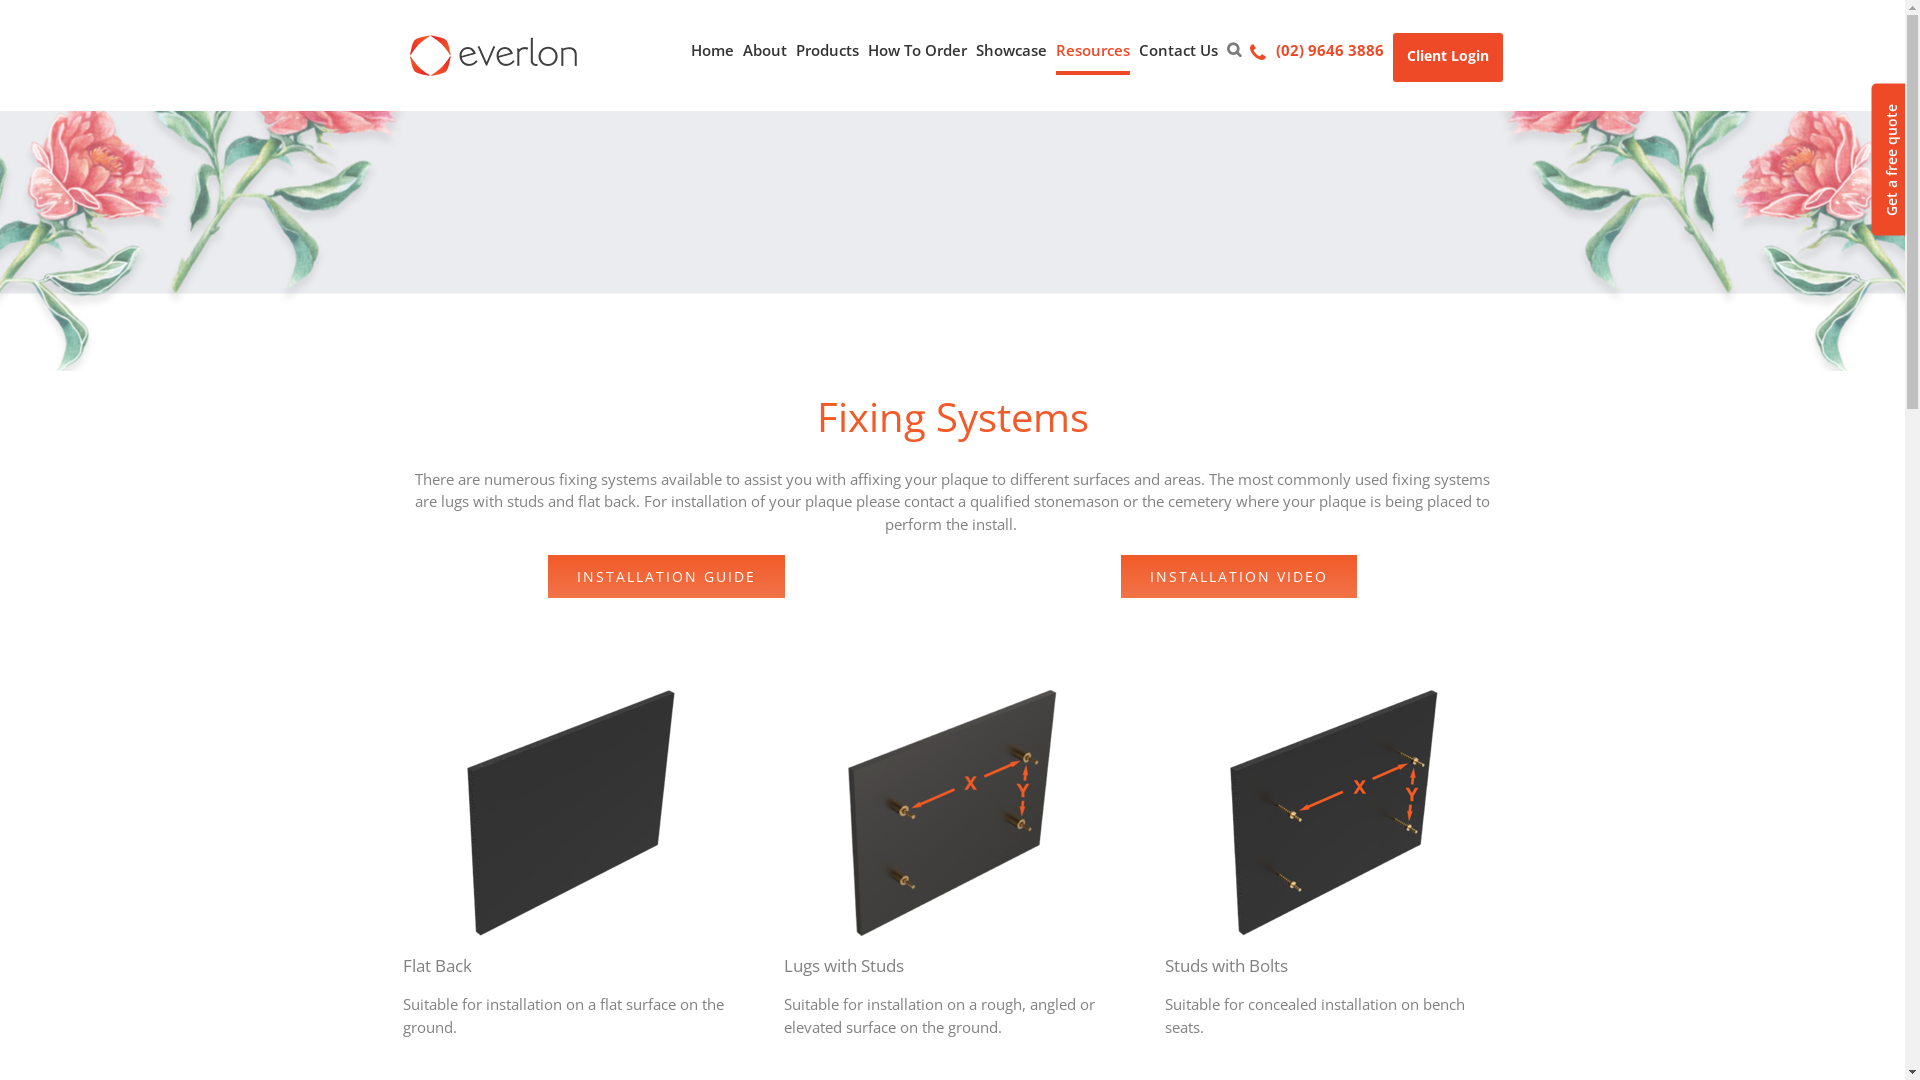 Image resolution: width=1920 pixels, height=1080 pixels. Describe the element at coordinates (1446, 56) in the screenshot. I see `'Client Login'` at that location.